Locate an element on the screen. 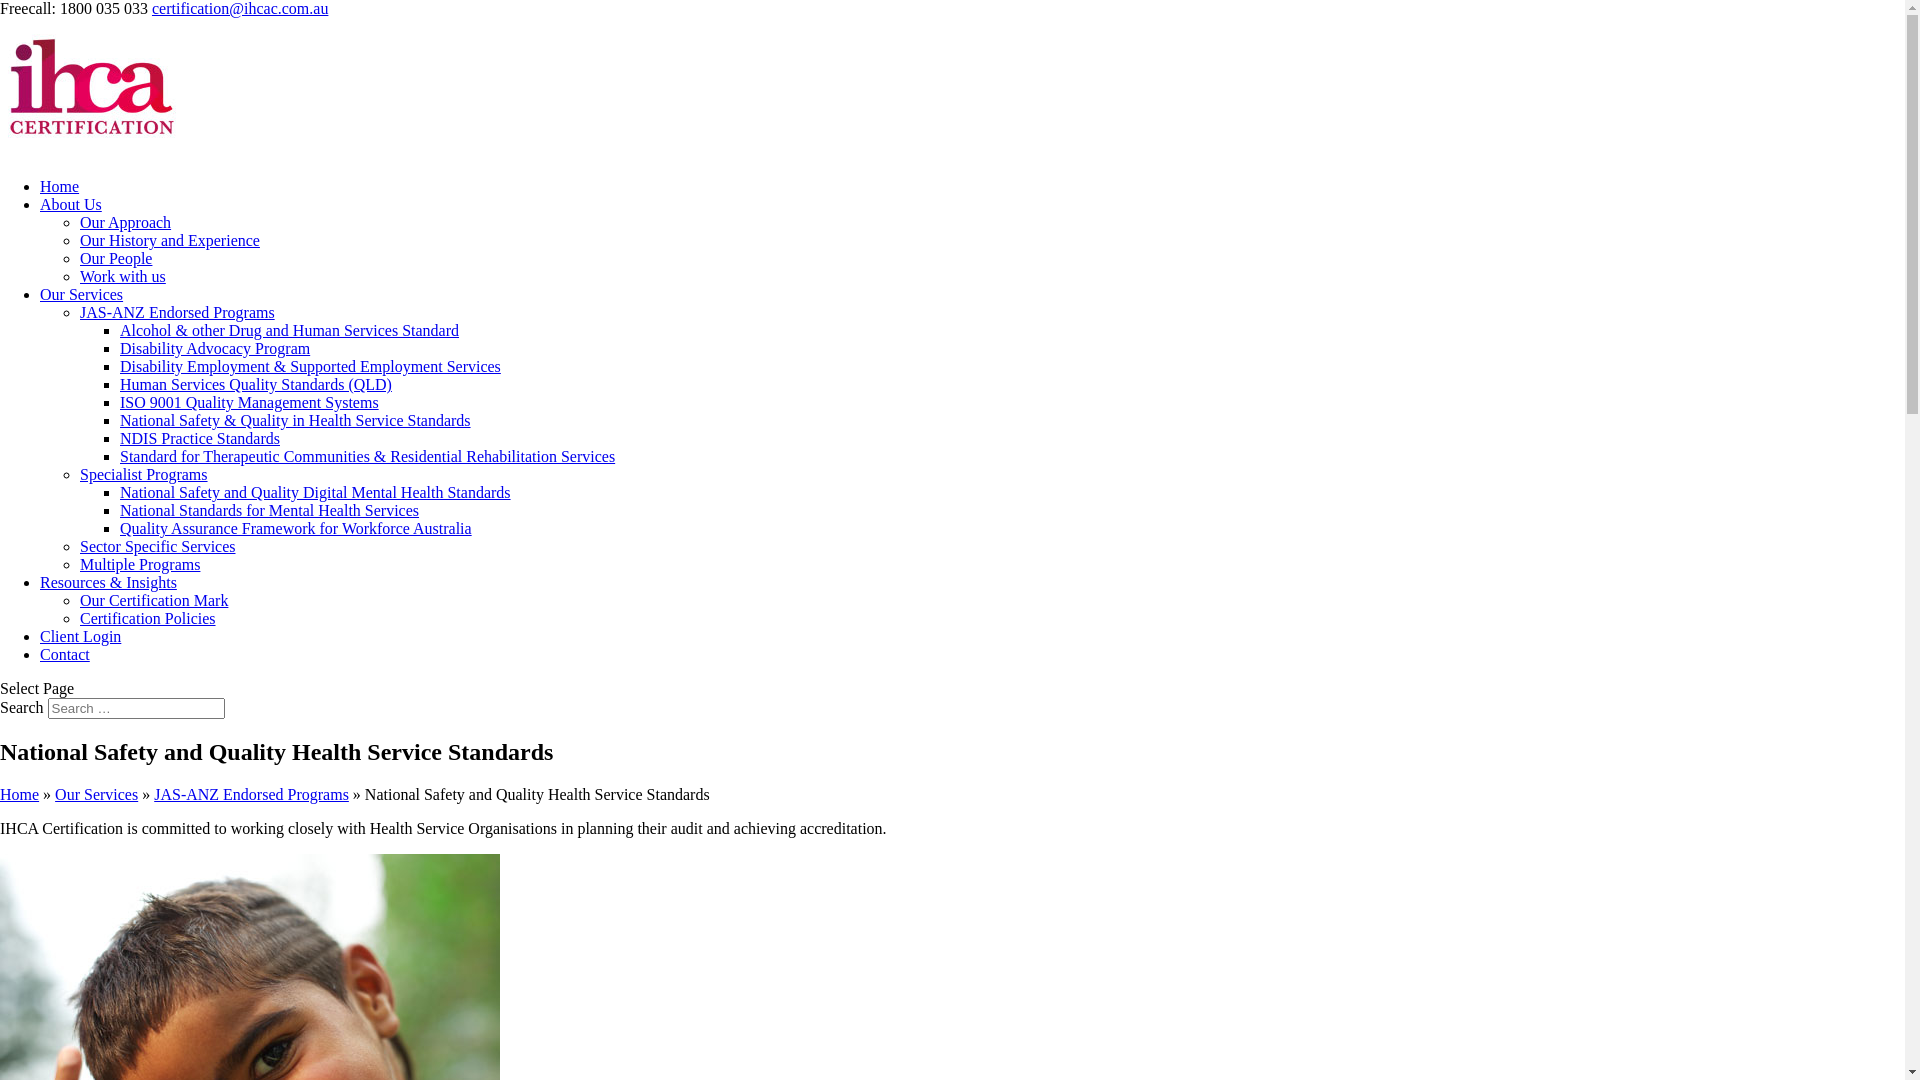 This screenshot has height=1080, width=1920. 'Our History and Experience' is located at coordinates (169, 239).